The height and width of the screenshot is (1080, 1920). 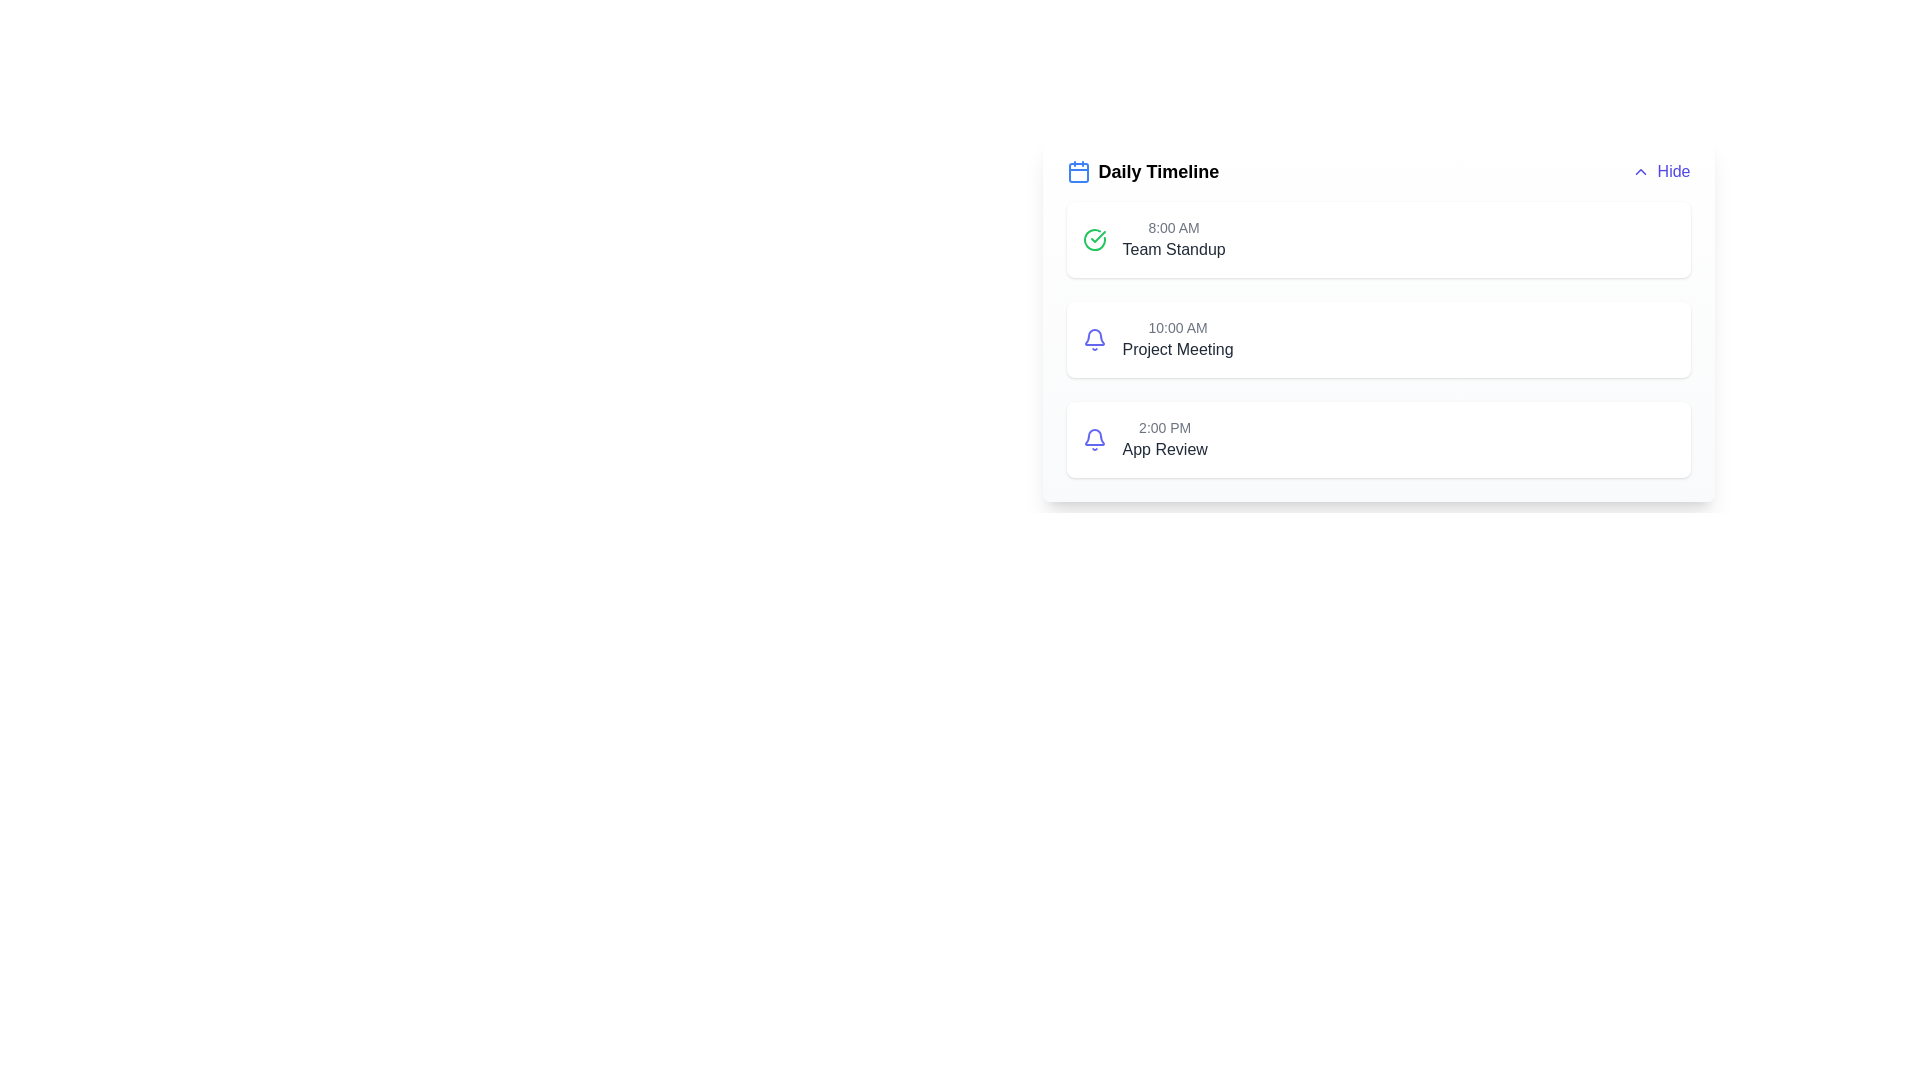 What do you see at coordinates (1165, 427) in the screenshot?
I see `the static text displaying '2:00 PM' in light gray color, located in the bottom-most entry of the timeline interface, aligned to the left of the 'App Review' label` at bounding box center [1165, 427].